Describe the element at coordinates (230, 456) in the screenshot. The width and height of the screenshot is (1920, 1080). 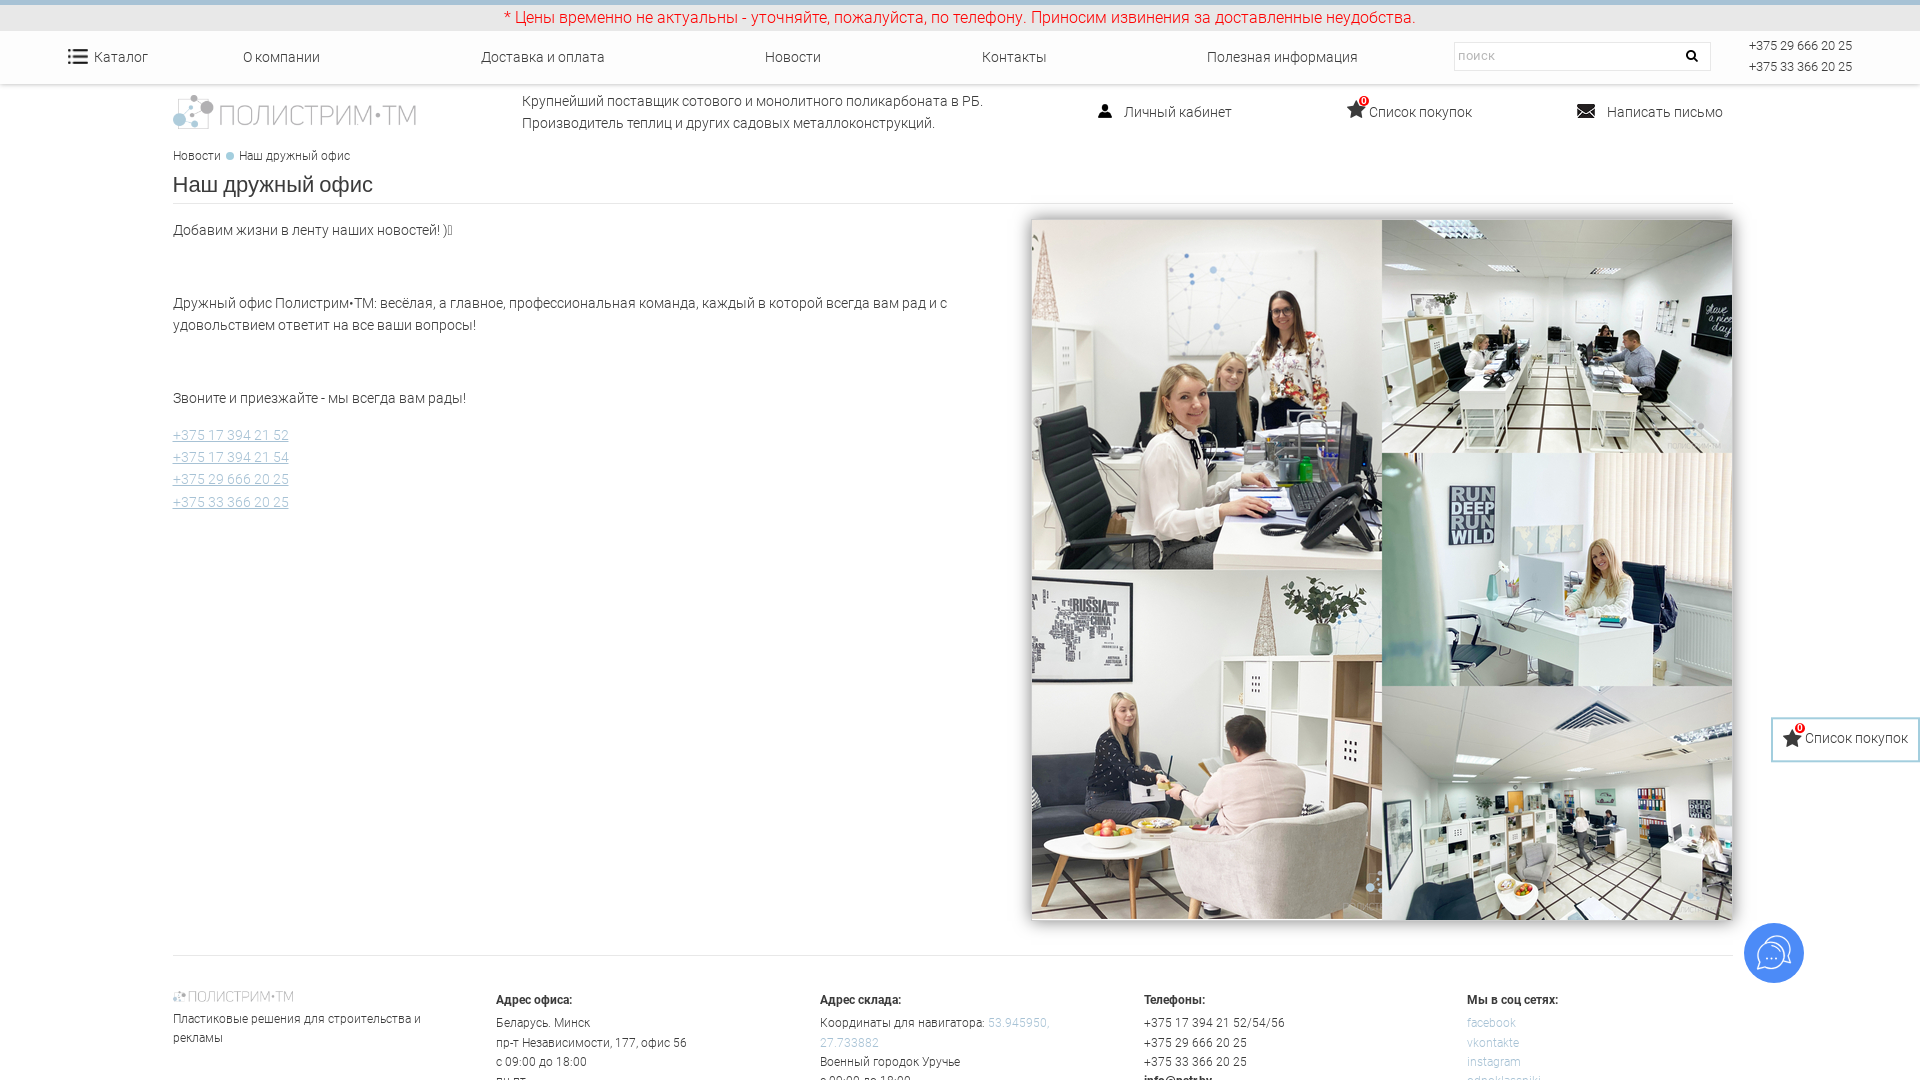
I see `'+375 17 394 21 54'` at that location.